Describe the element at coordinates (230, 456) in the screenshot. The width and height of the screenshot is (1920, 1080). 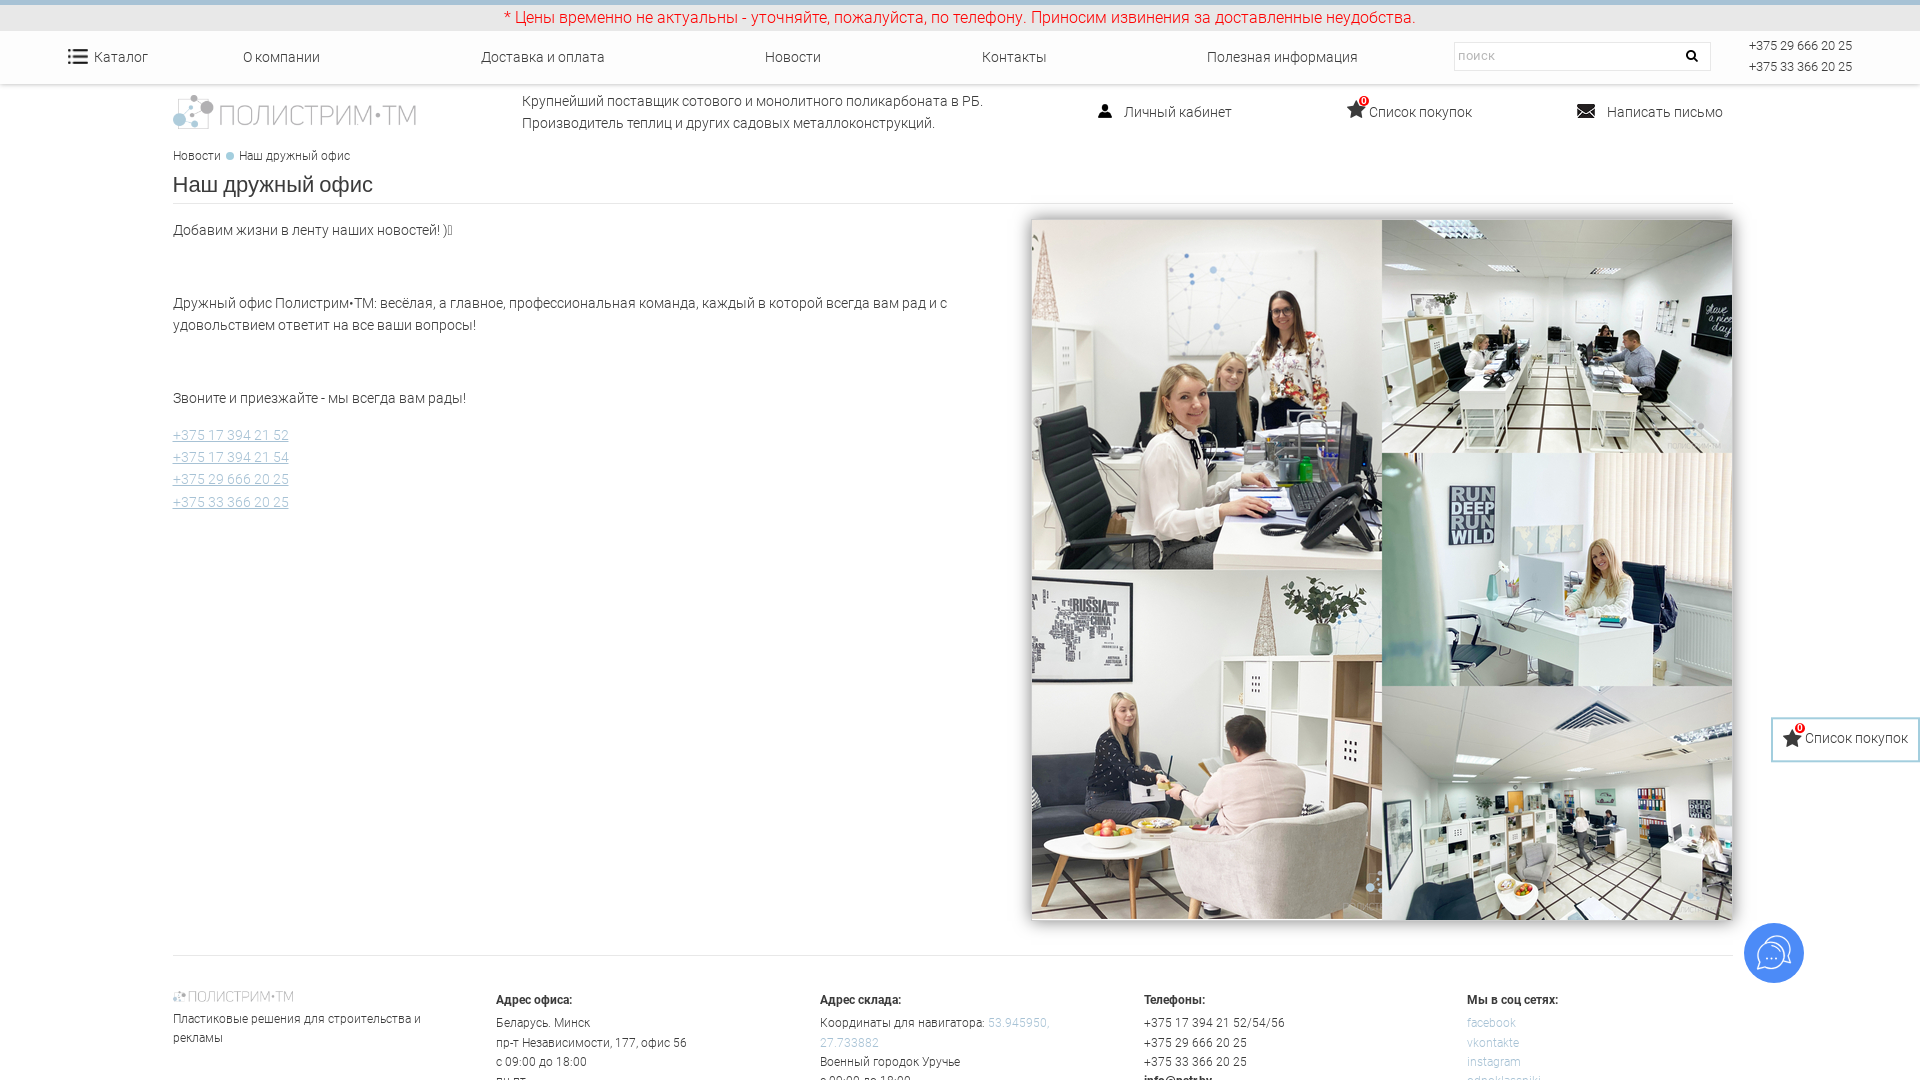
I see `'+375 17 394 21 54'` at that location.